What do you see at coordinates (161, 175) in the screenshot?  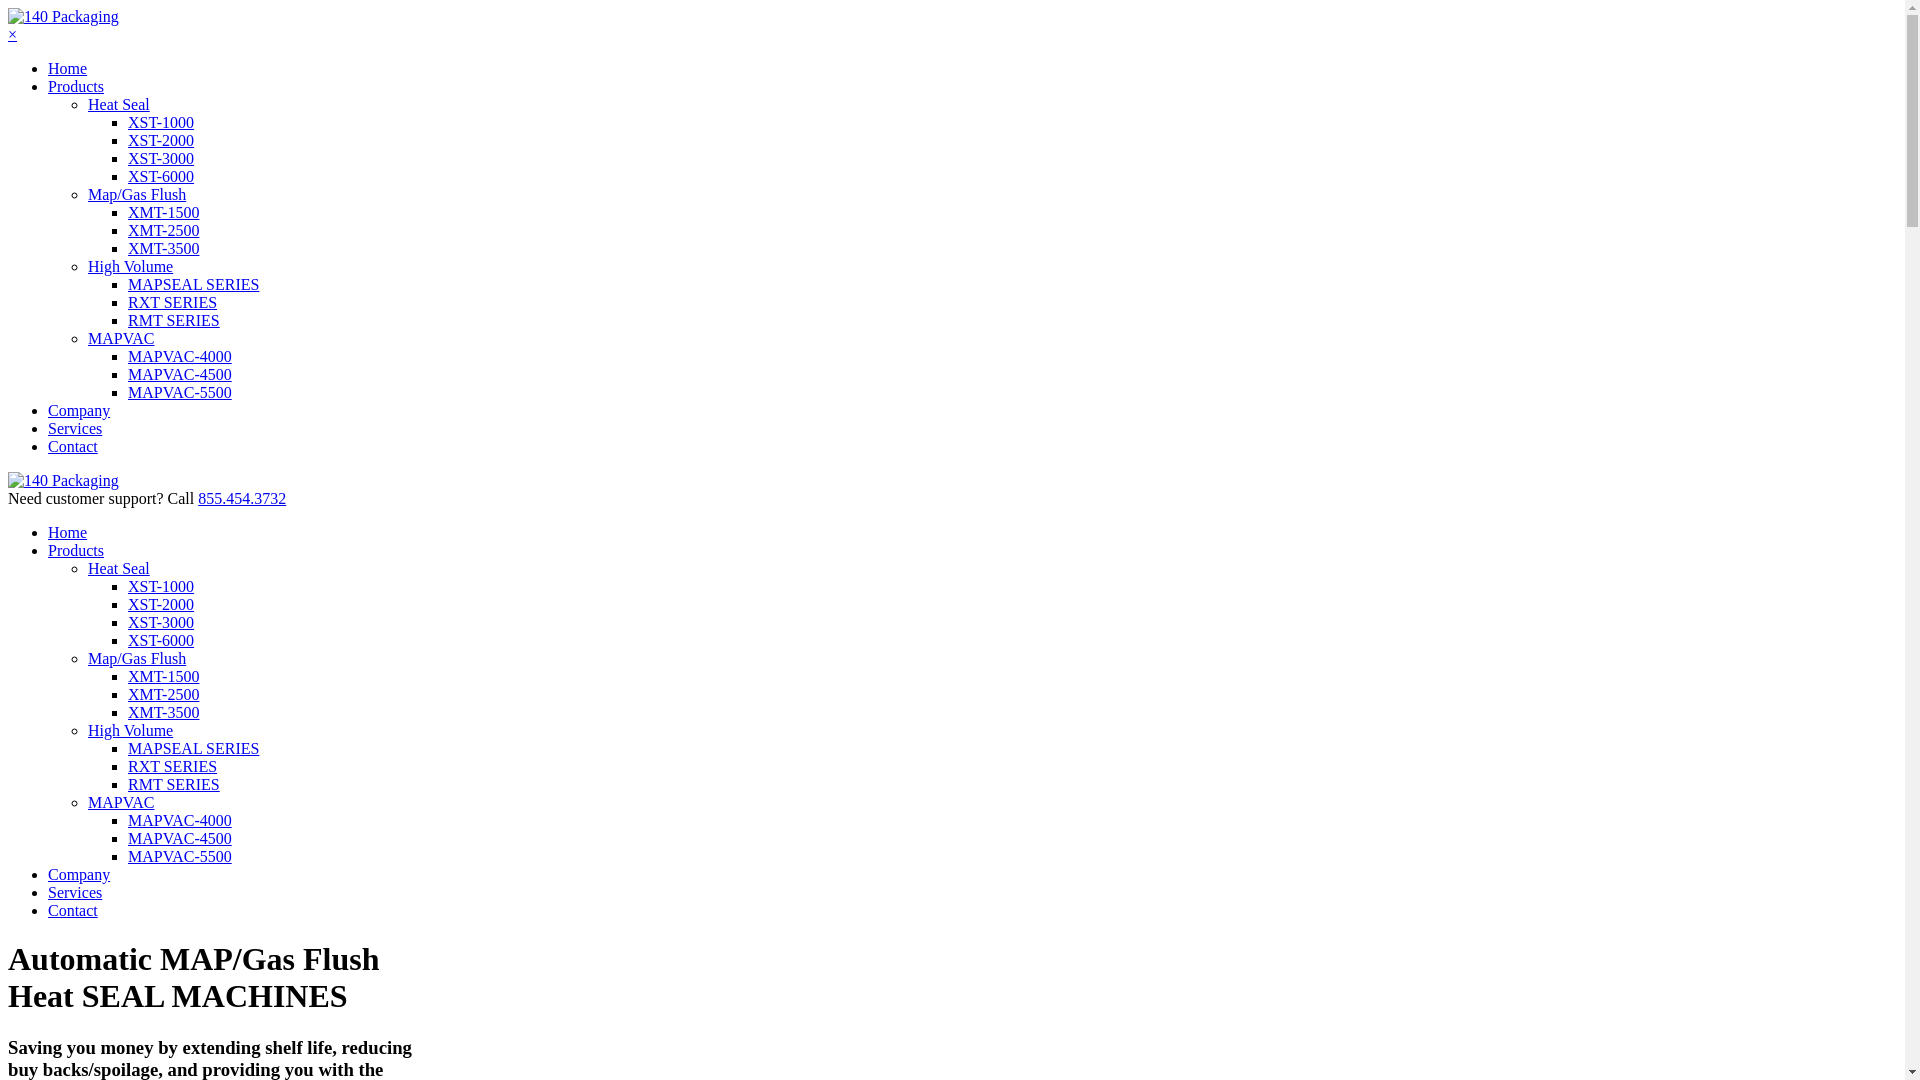 I see `'XST-6000'` at bounding box center [161, 175].